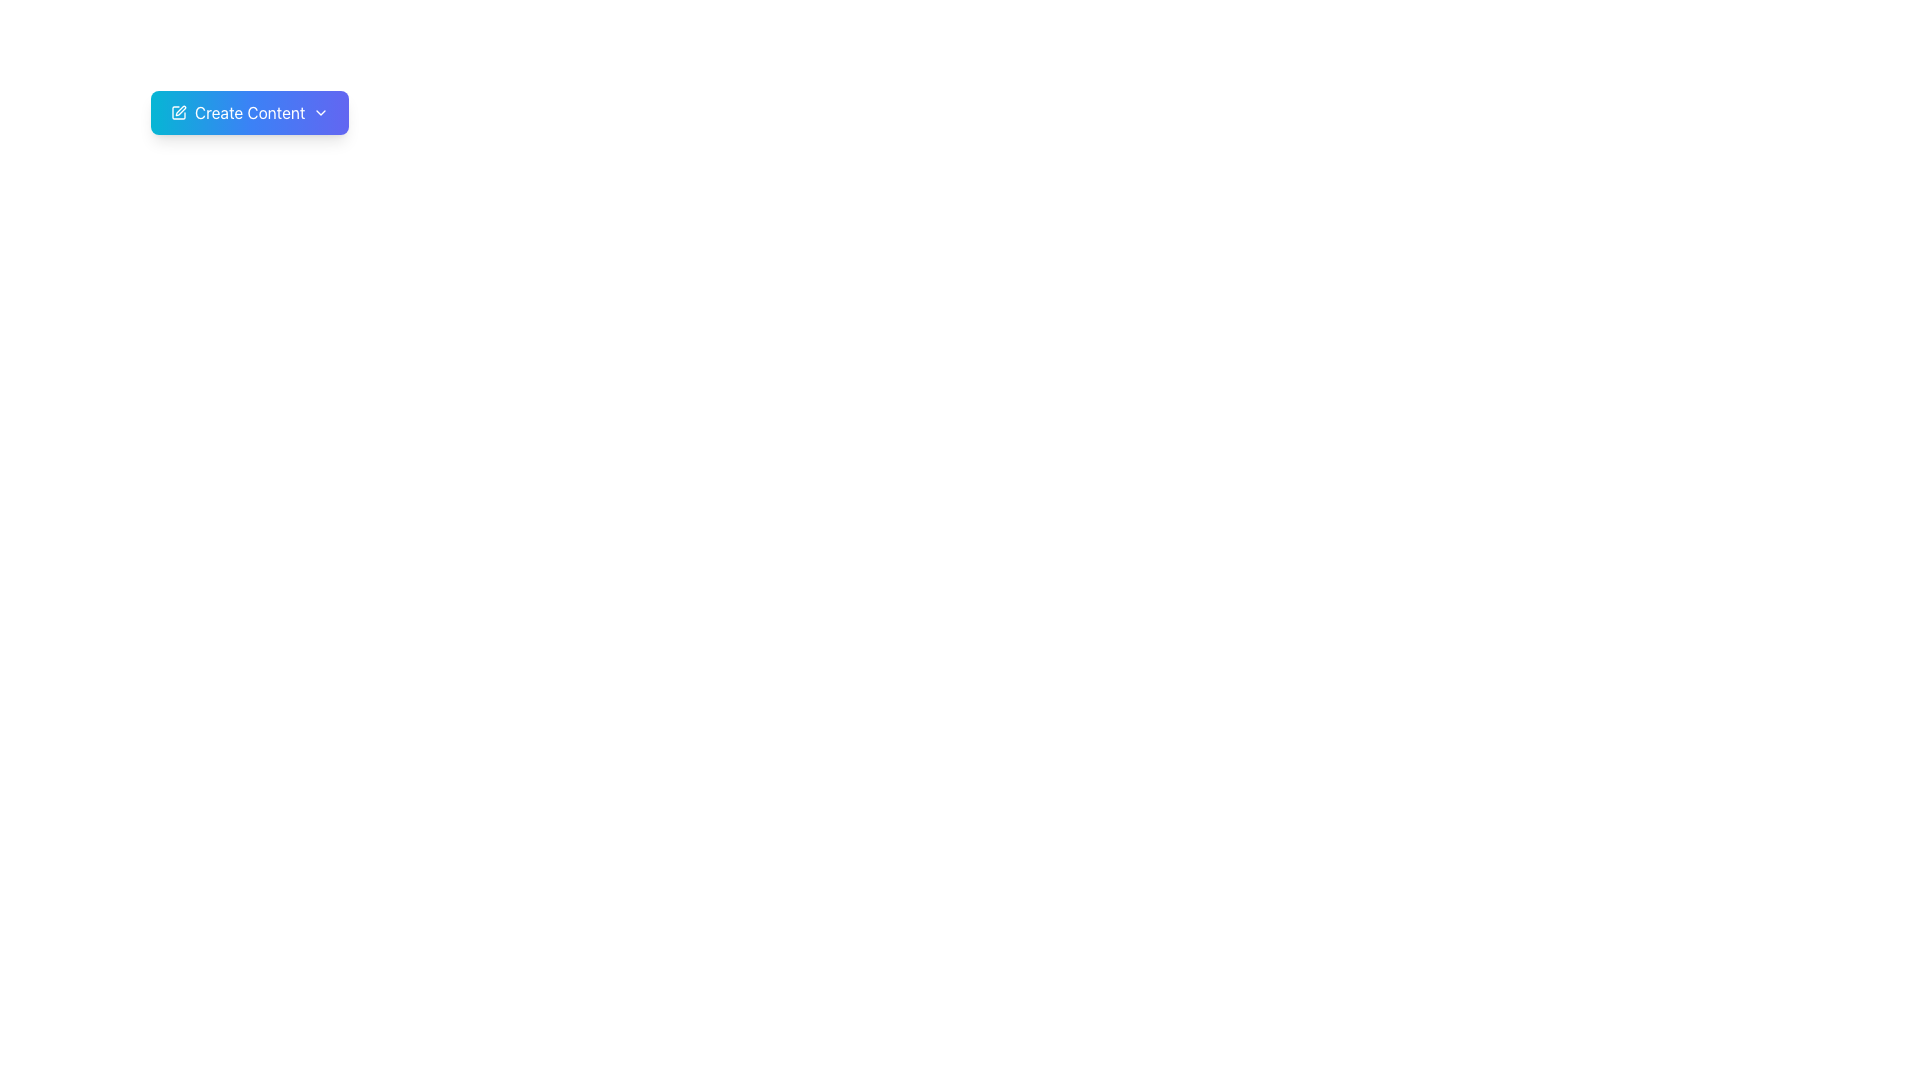  Describe the element at coordinates (249, 112) in the screenshot. I see `the 'Create Content' button with a blue to purple gradient background, which includes a pen icon and a chevron down icon` at that location.